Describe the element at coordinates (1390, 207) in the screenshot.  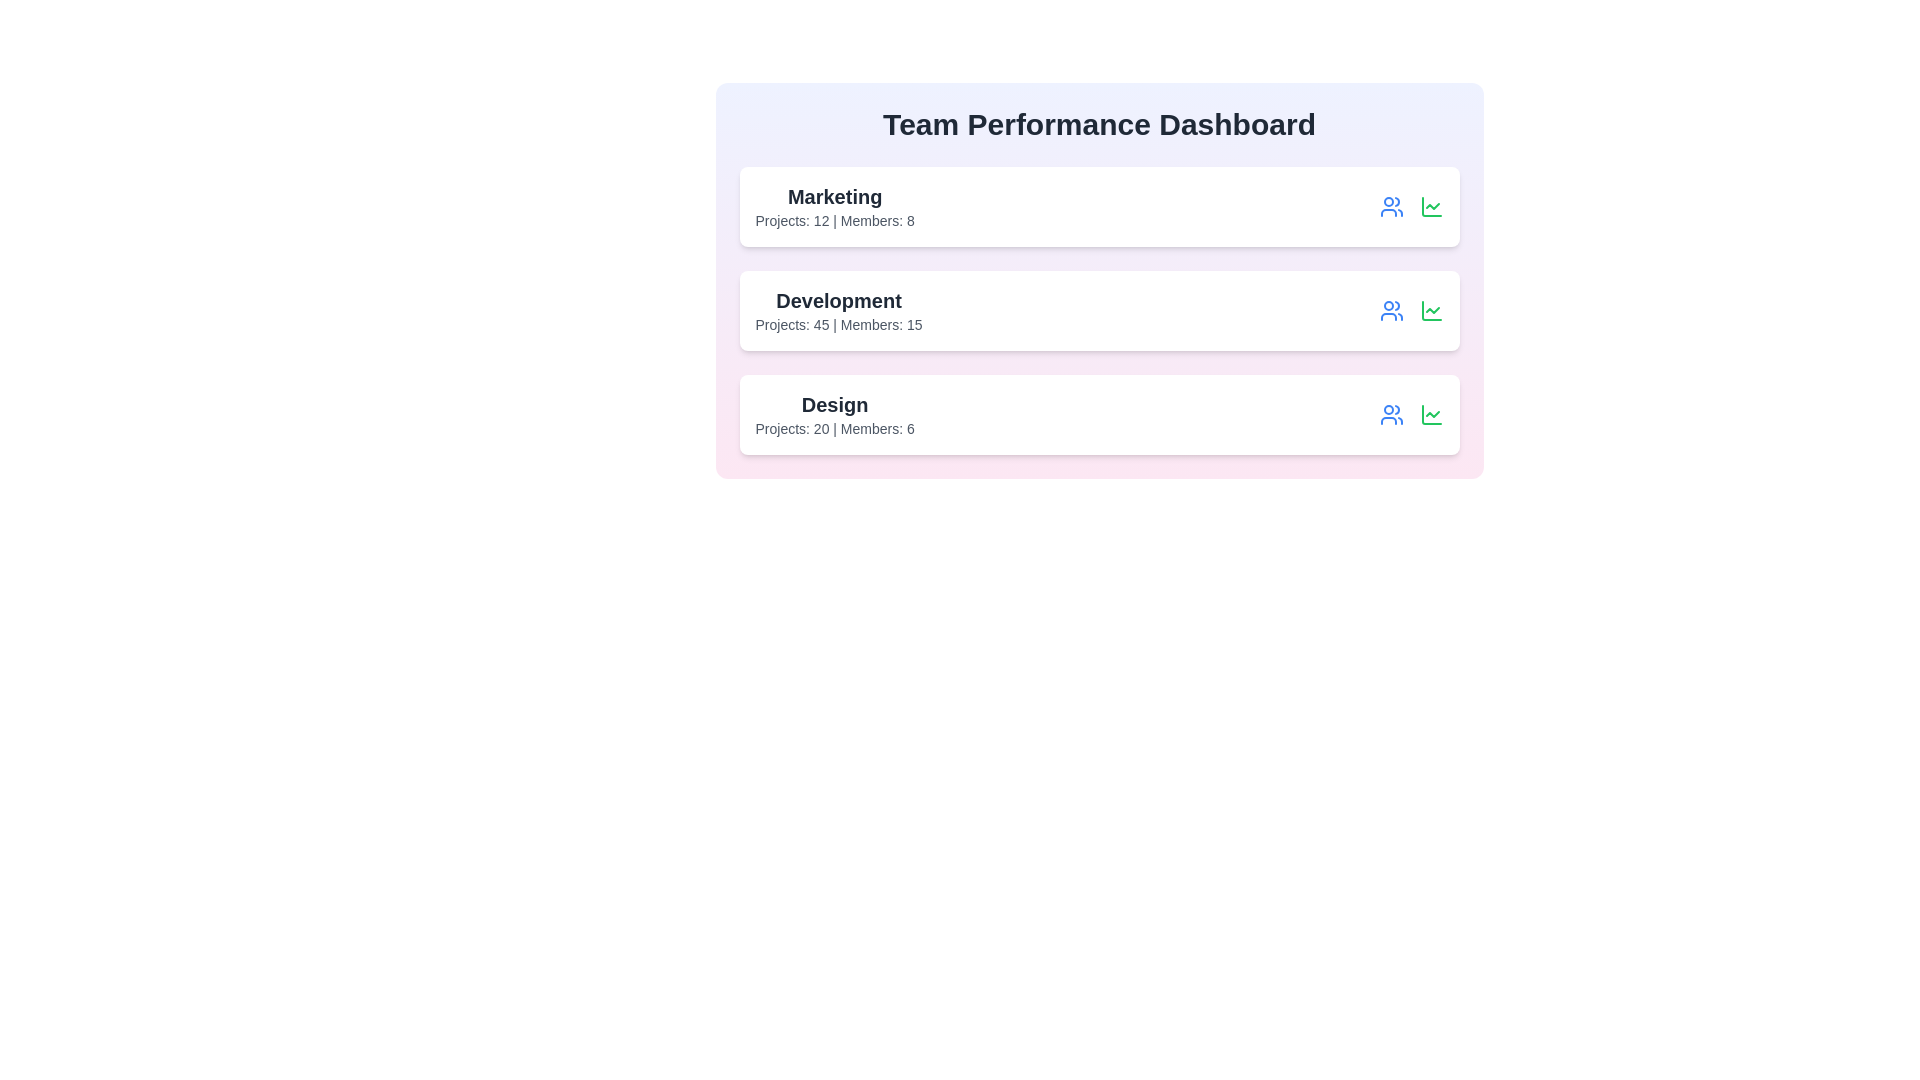
I see `the user icon for the Marketing team` at that location.